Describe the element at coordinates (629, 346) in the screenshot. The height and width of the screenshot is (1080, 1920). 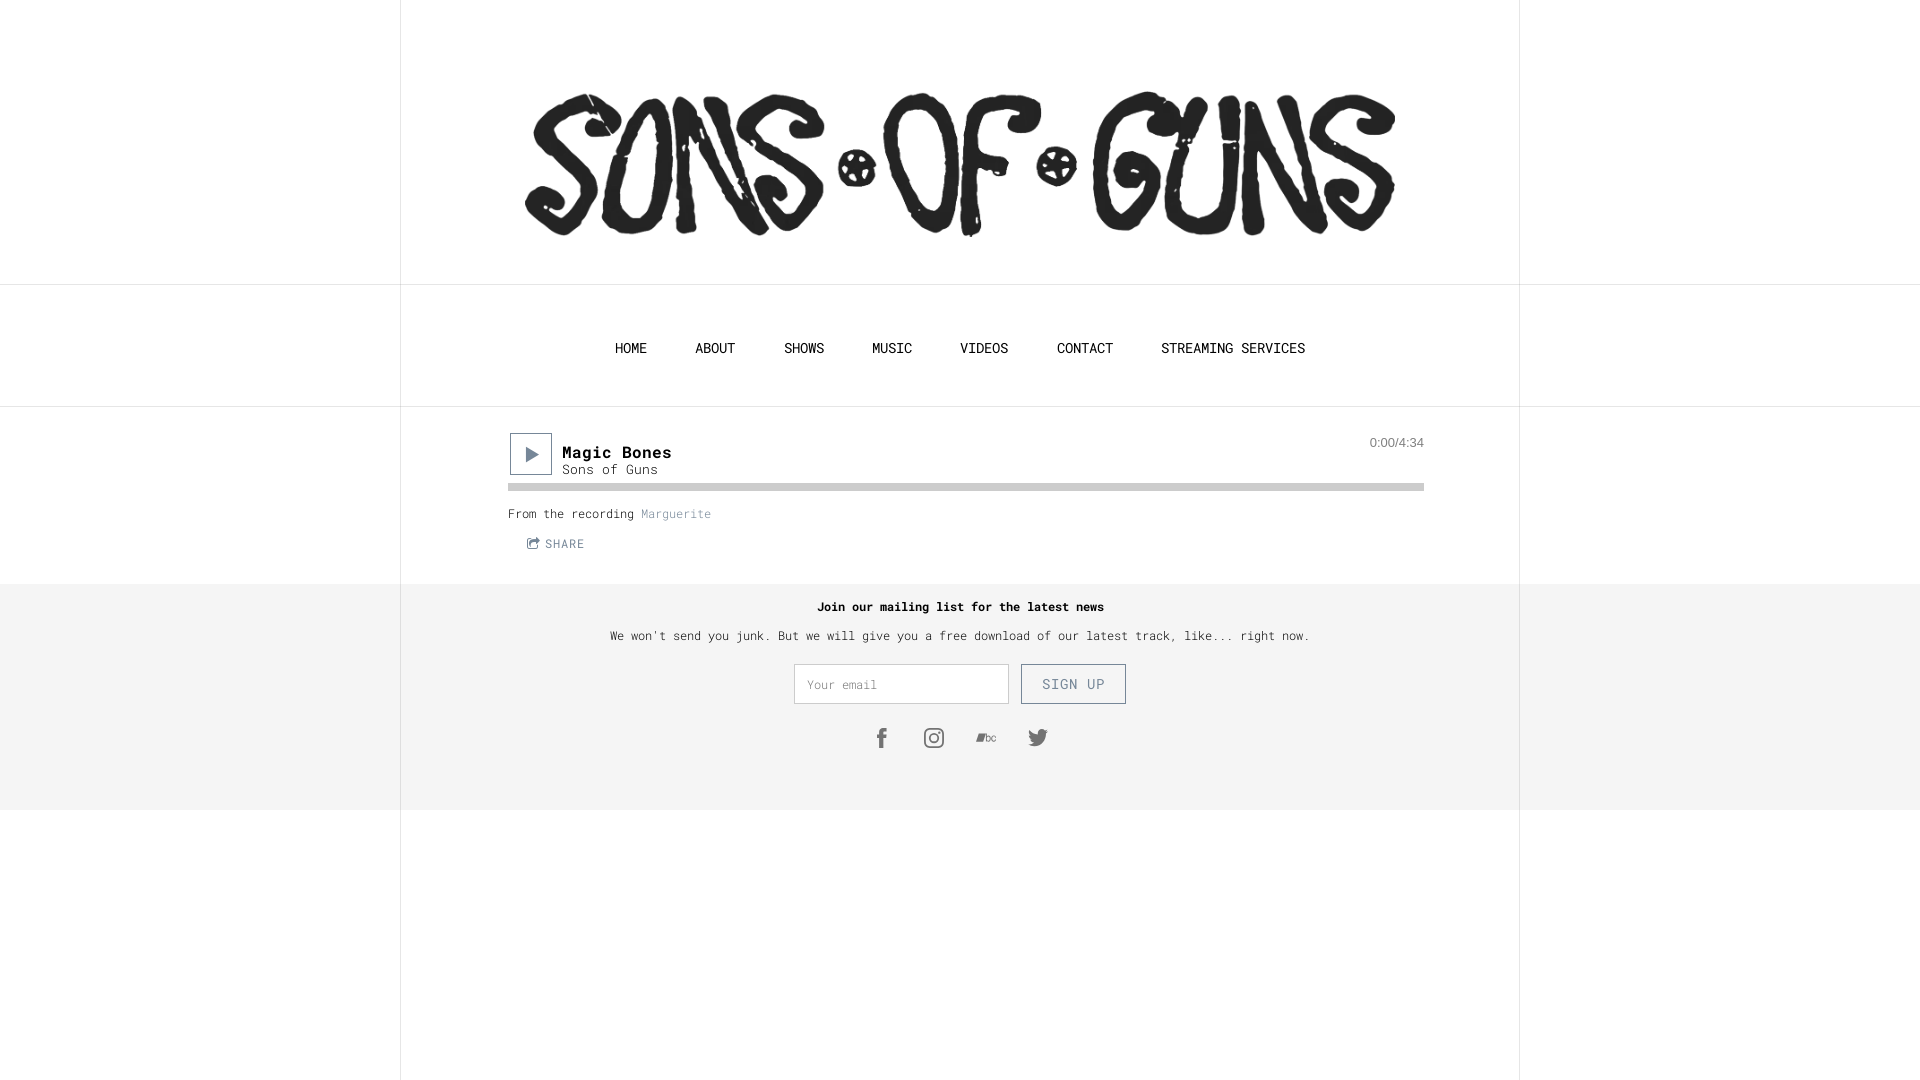
I see `'HOME'` at that location.